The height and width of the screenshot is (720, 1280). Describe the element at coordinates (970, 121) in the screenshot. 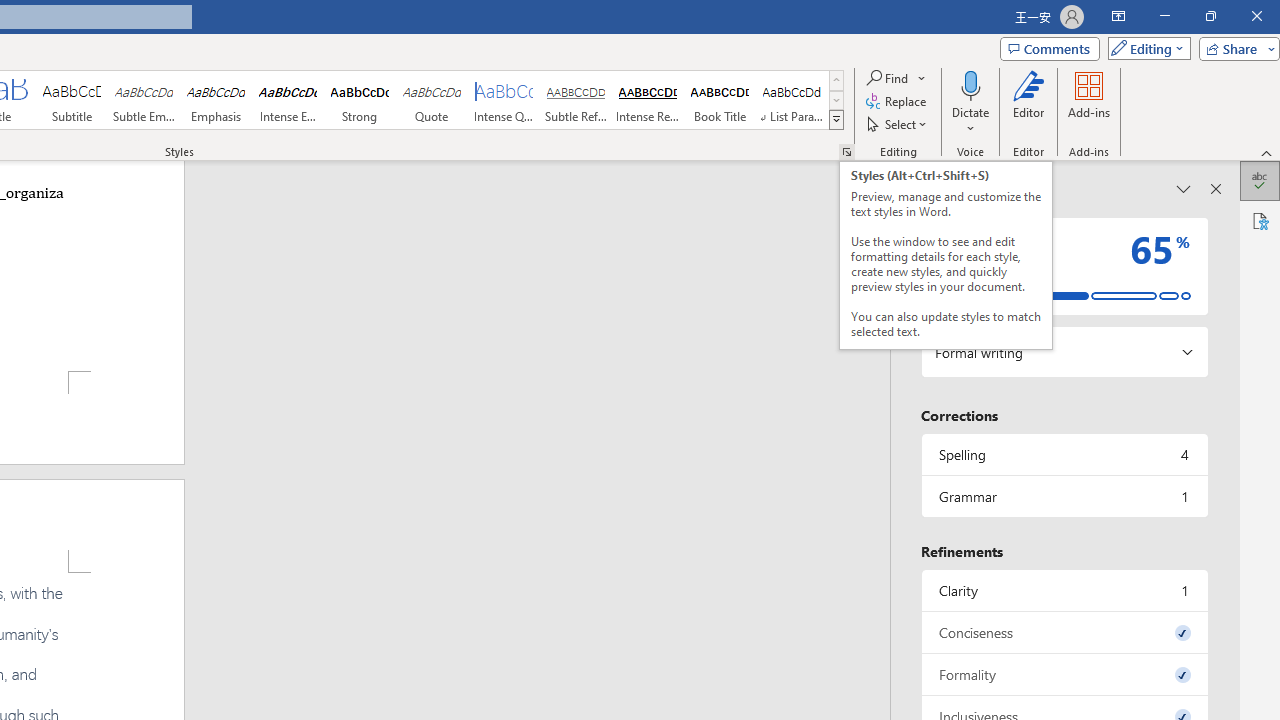

I see `'More Options'` at that location.